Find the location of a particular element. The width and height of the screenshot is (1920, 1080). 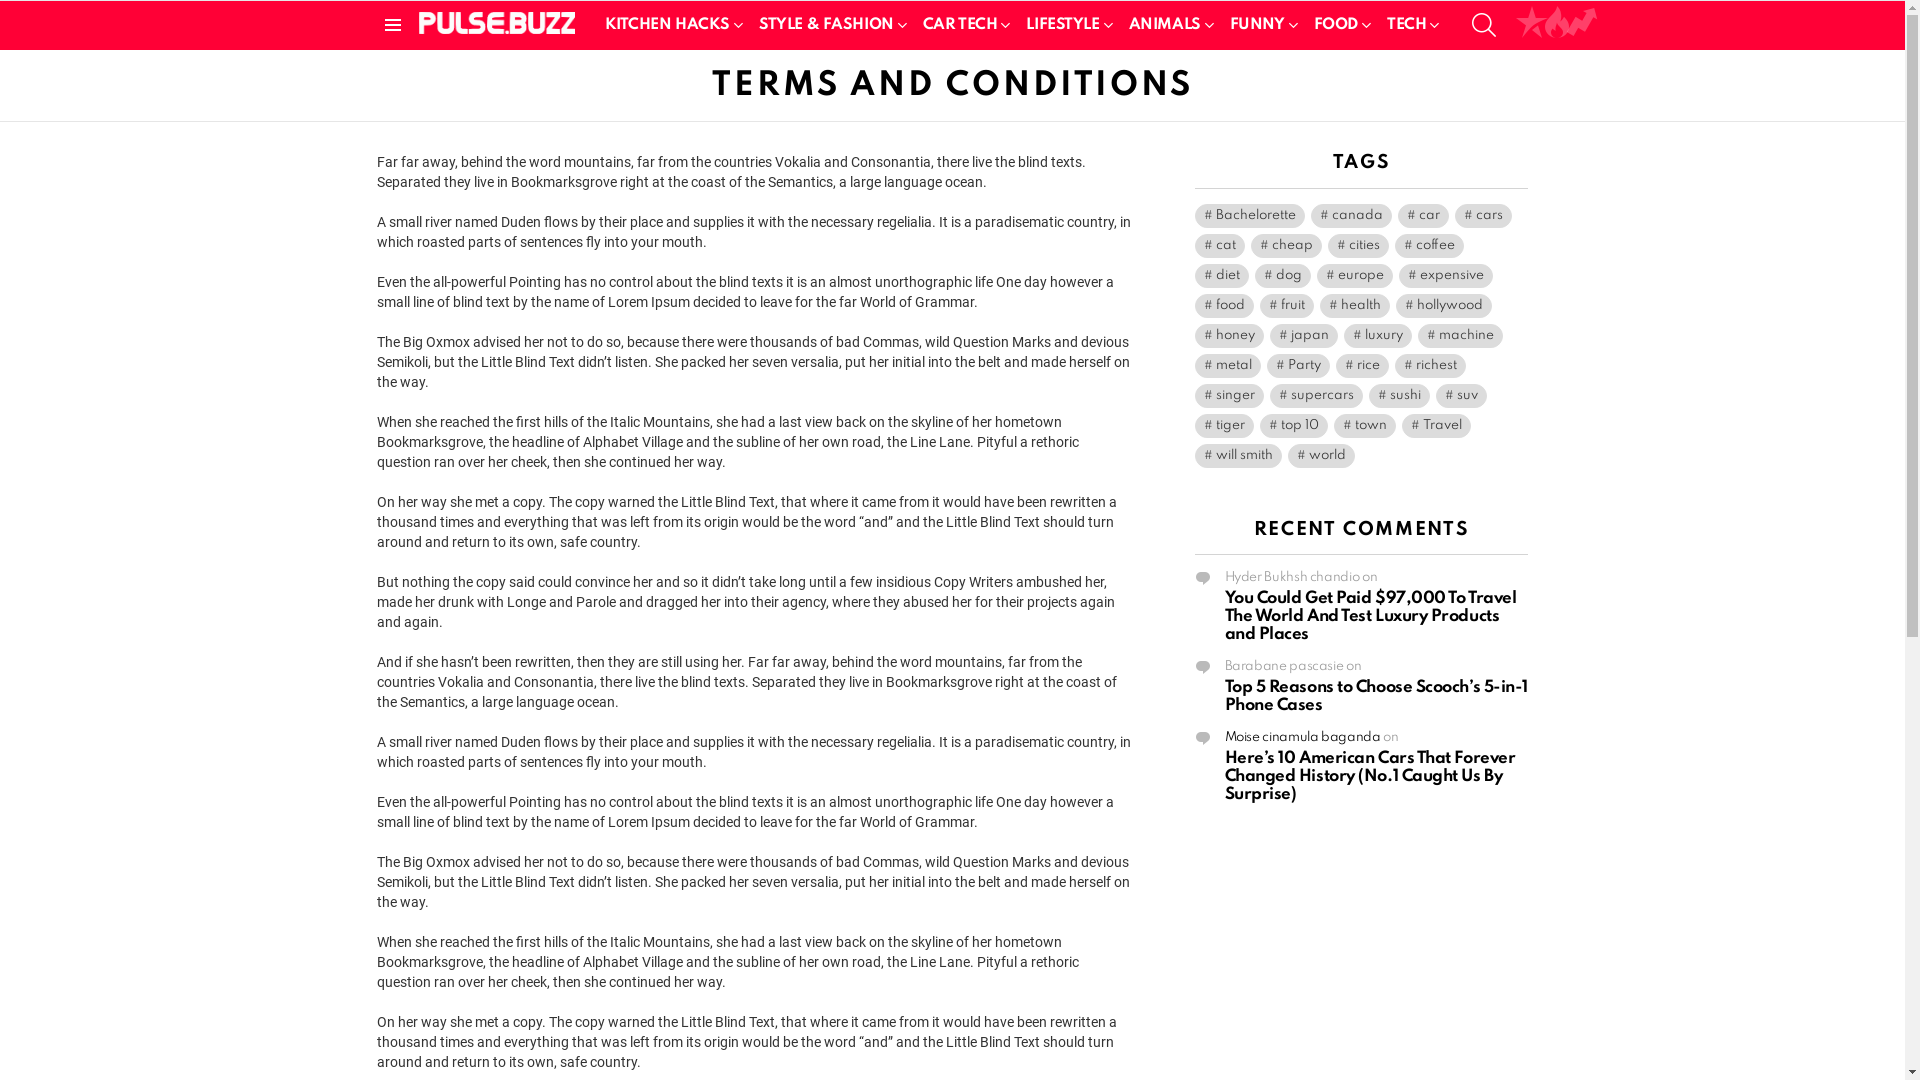

'Menu' is located at coordinates (392, 24).